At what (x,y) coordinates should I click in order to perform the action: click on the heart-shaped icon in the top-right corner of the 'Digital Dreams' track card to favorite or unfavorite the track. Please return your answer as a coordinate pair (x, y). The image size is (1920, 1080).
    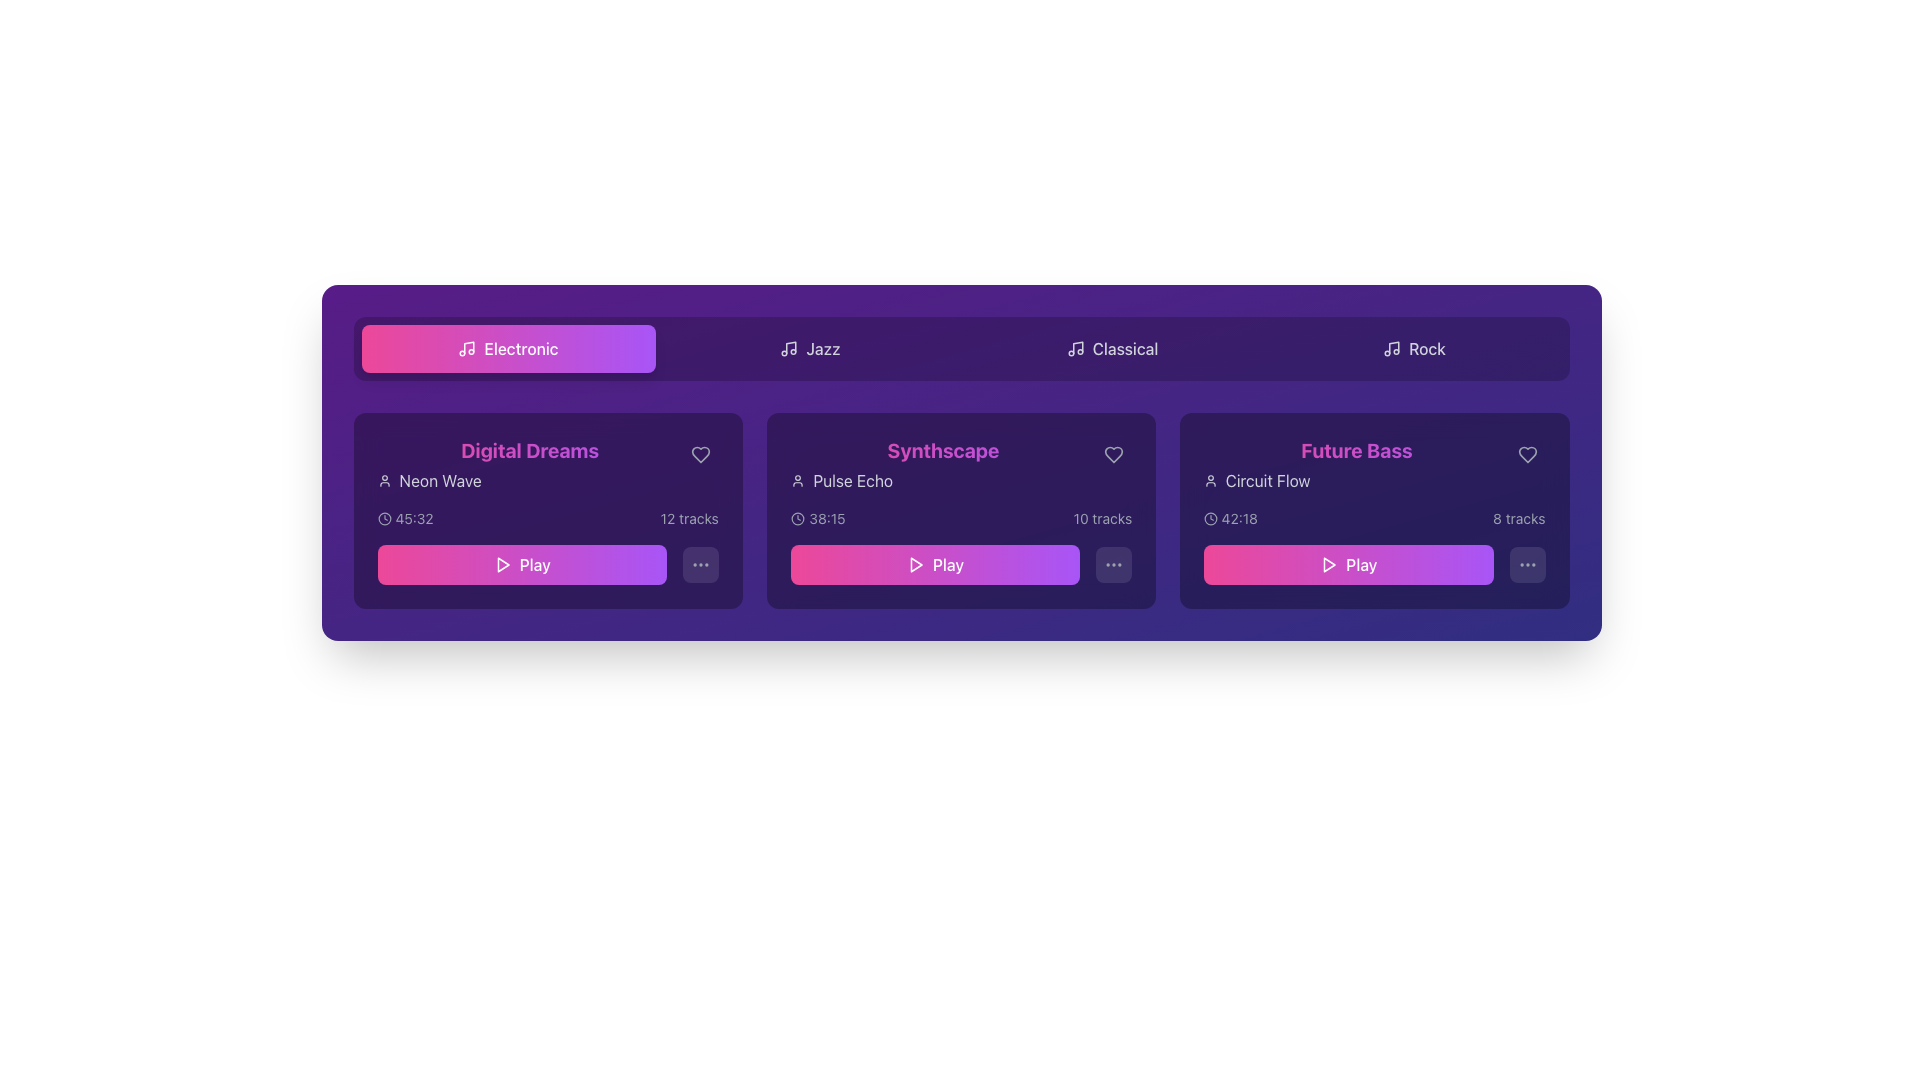
    Looking at the image, I should click on (700, 455).